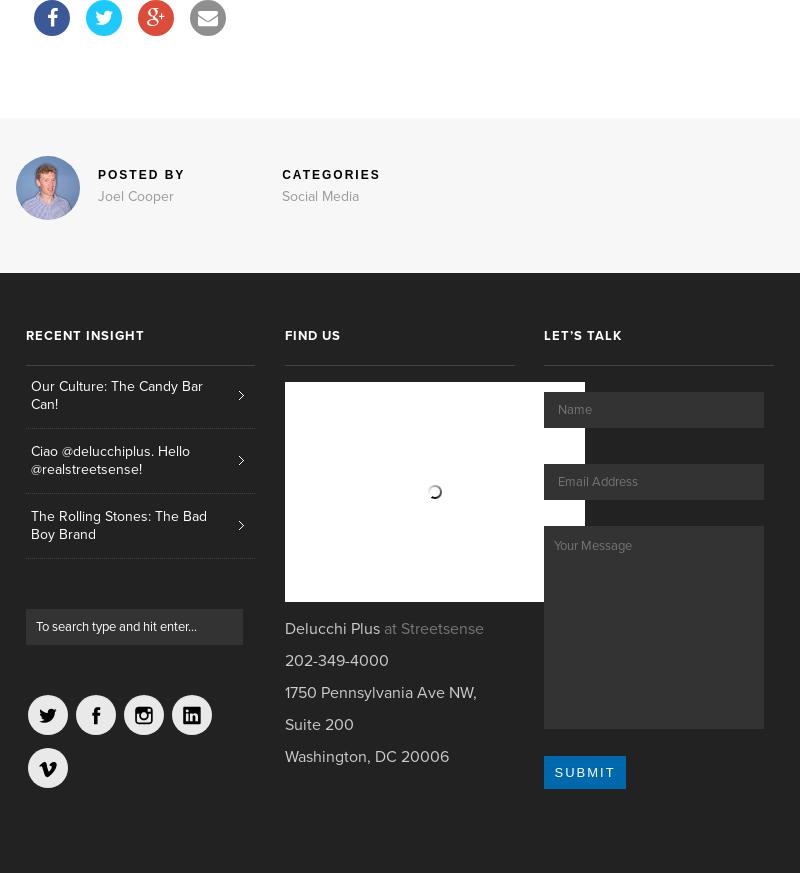 This screenshot has width=800, height=873. What do you see at coordinates (141, 174) in the screenshot?
I see `'Posted By'` at bounding box center [141, 174].